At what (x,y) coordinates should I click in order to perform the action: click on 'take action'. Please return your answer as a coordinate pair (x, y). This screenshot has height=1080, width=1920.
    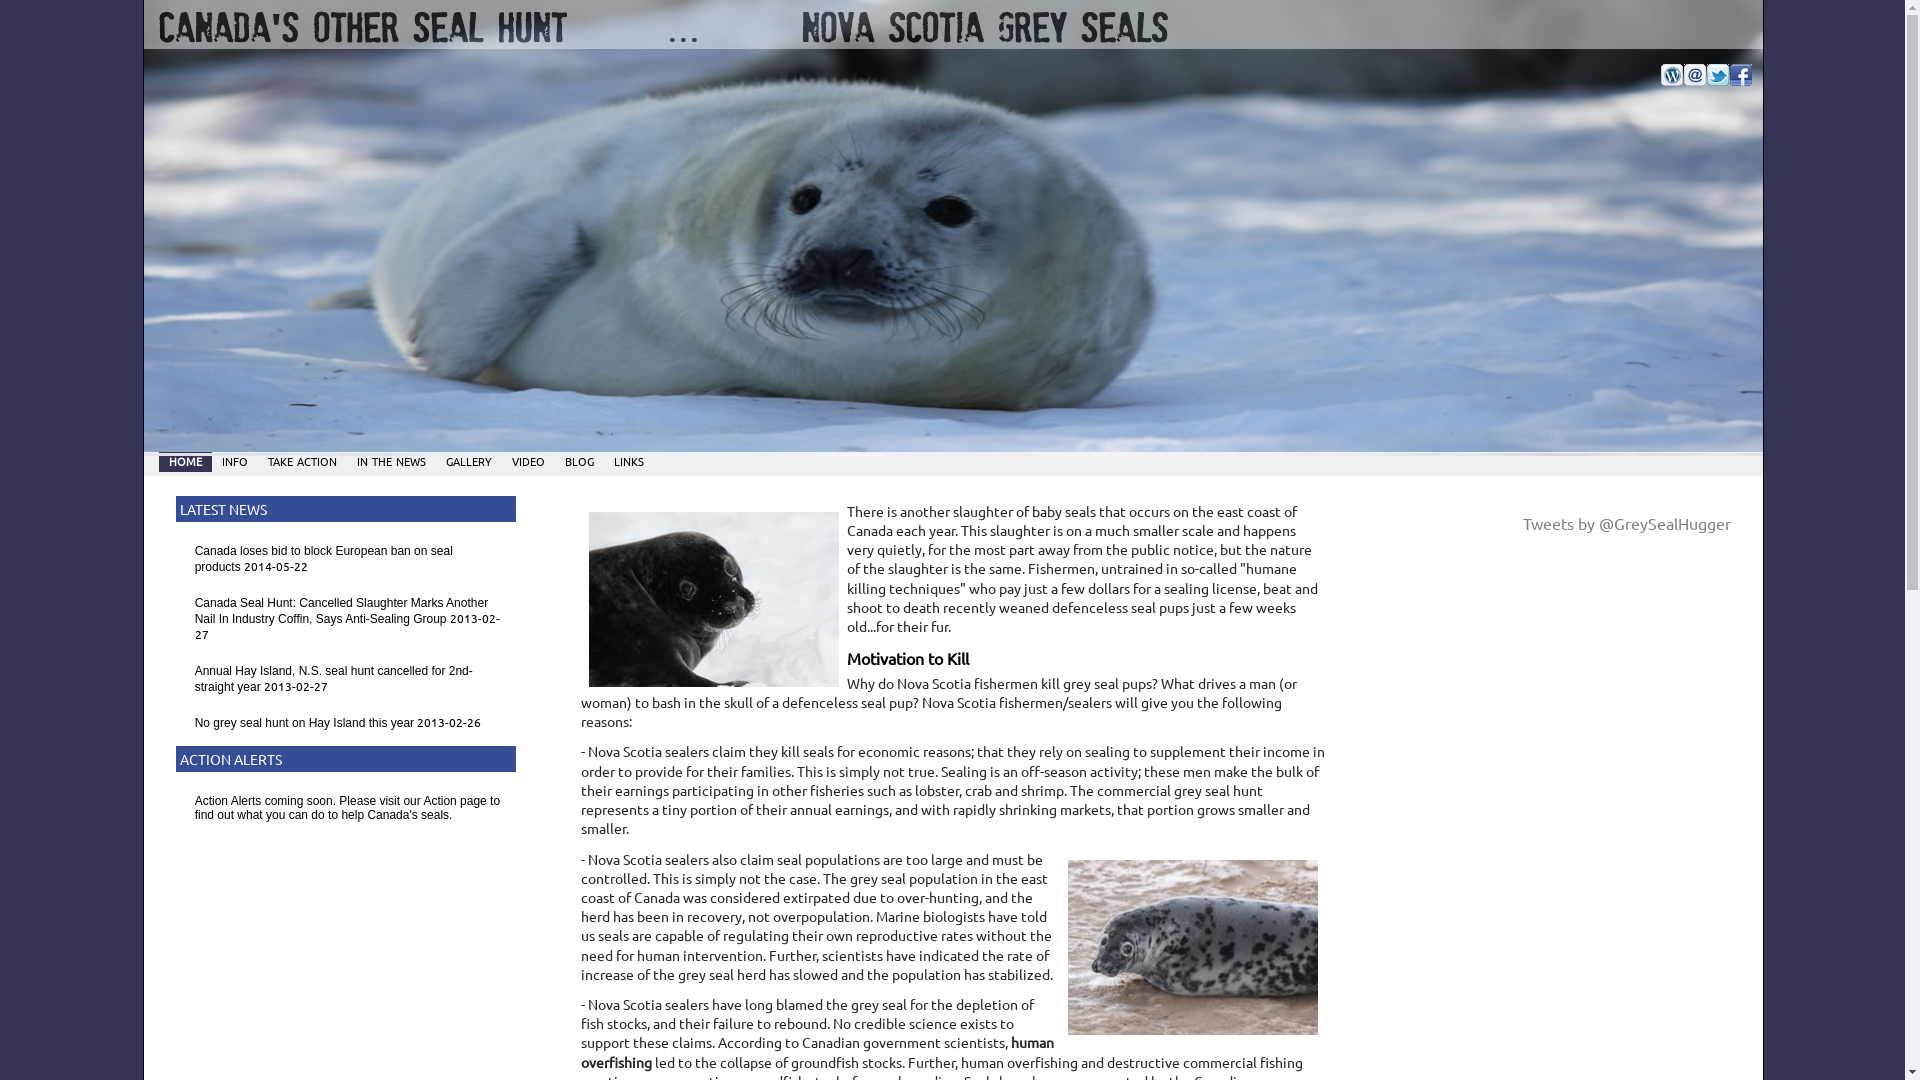
    Looking at the image, I should click on (301, 459).